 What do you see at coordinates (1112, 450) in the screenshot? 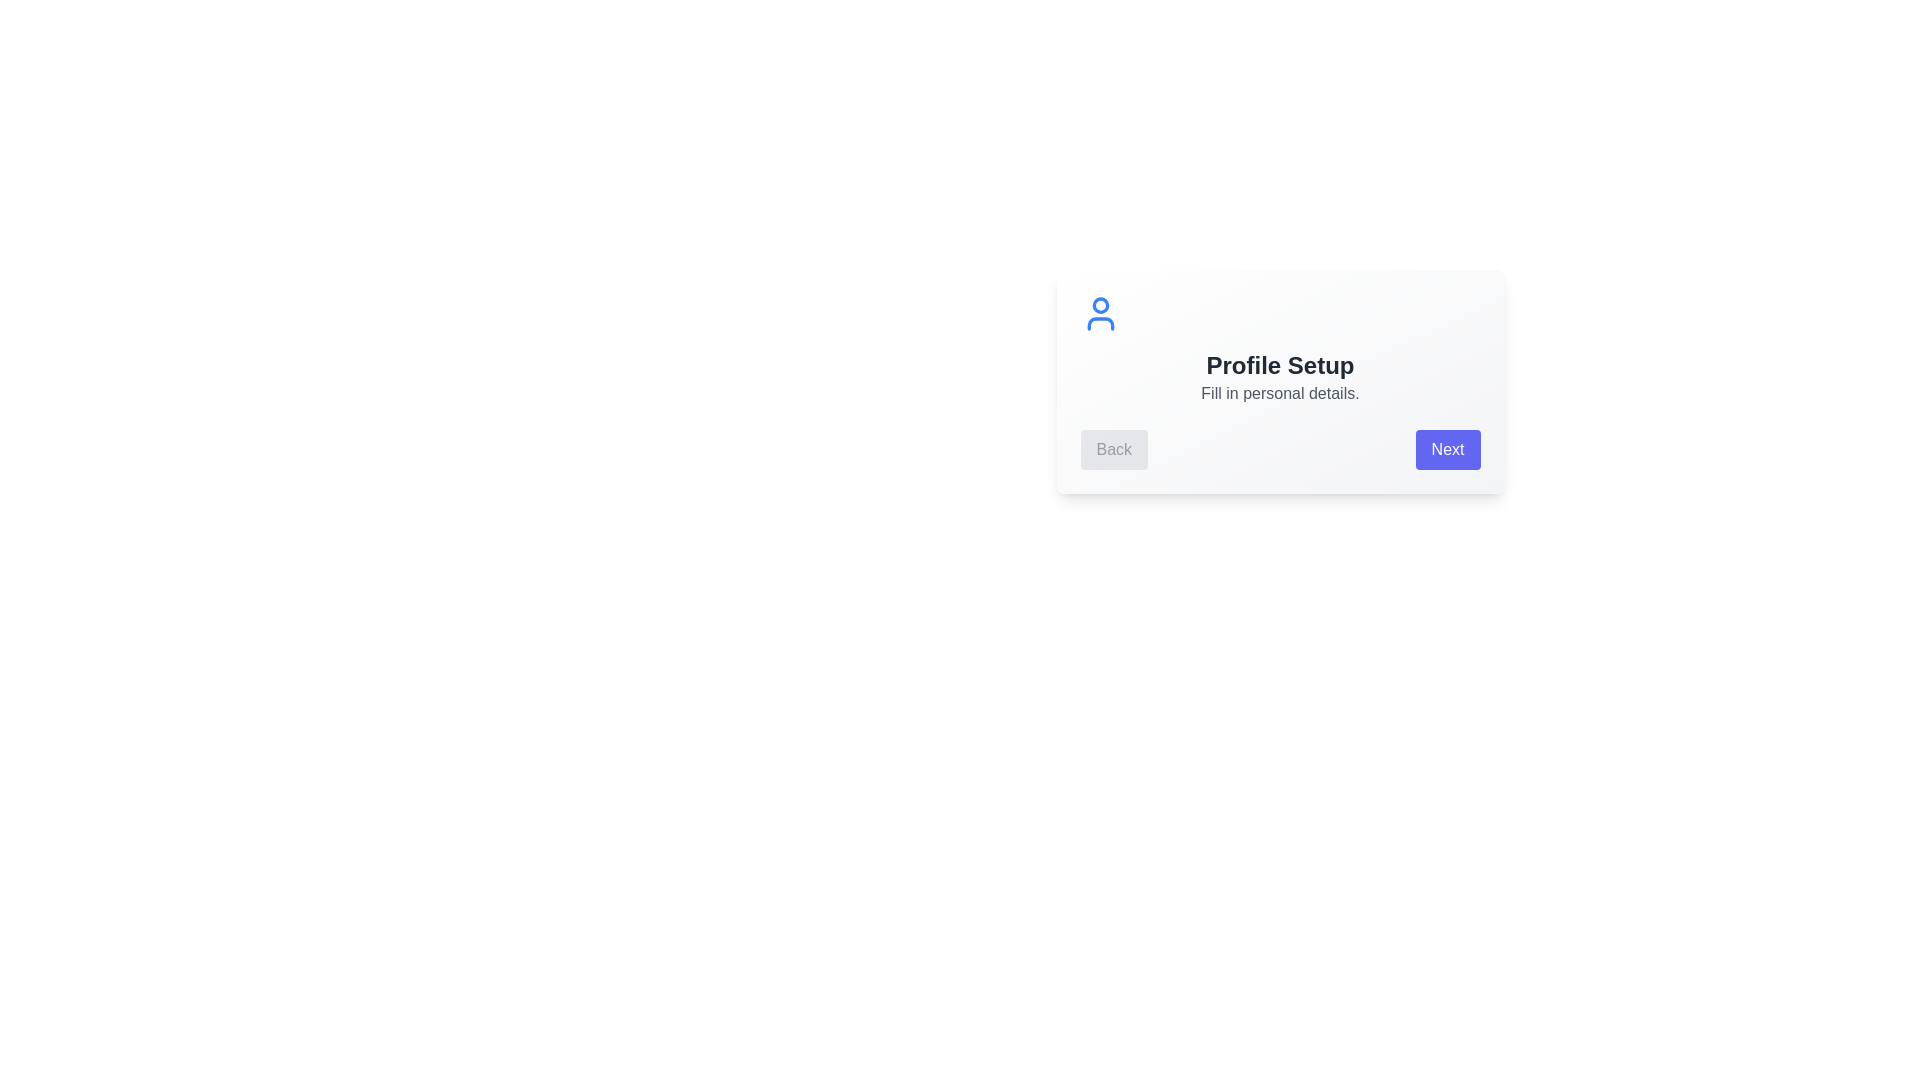
I see `the 'Back' button to navigate to the previous step` at bounding box center [1112, 450].